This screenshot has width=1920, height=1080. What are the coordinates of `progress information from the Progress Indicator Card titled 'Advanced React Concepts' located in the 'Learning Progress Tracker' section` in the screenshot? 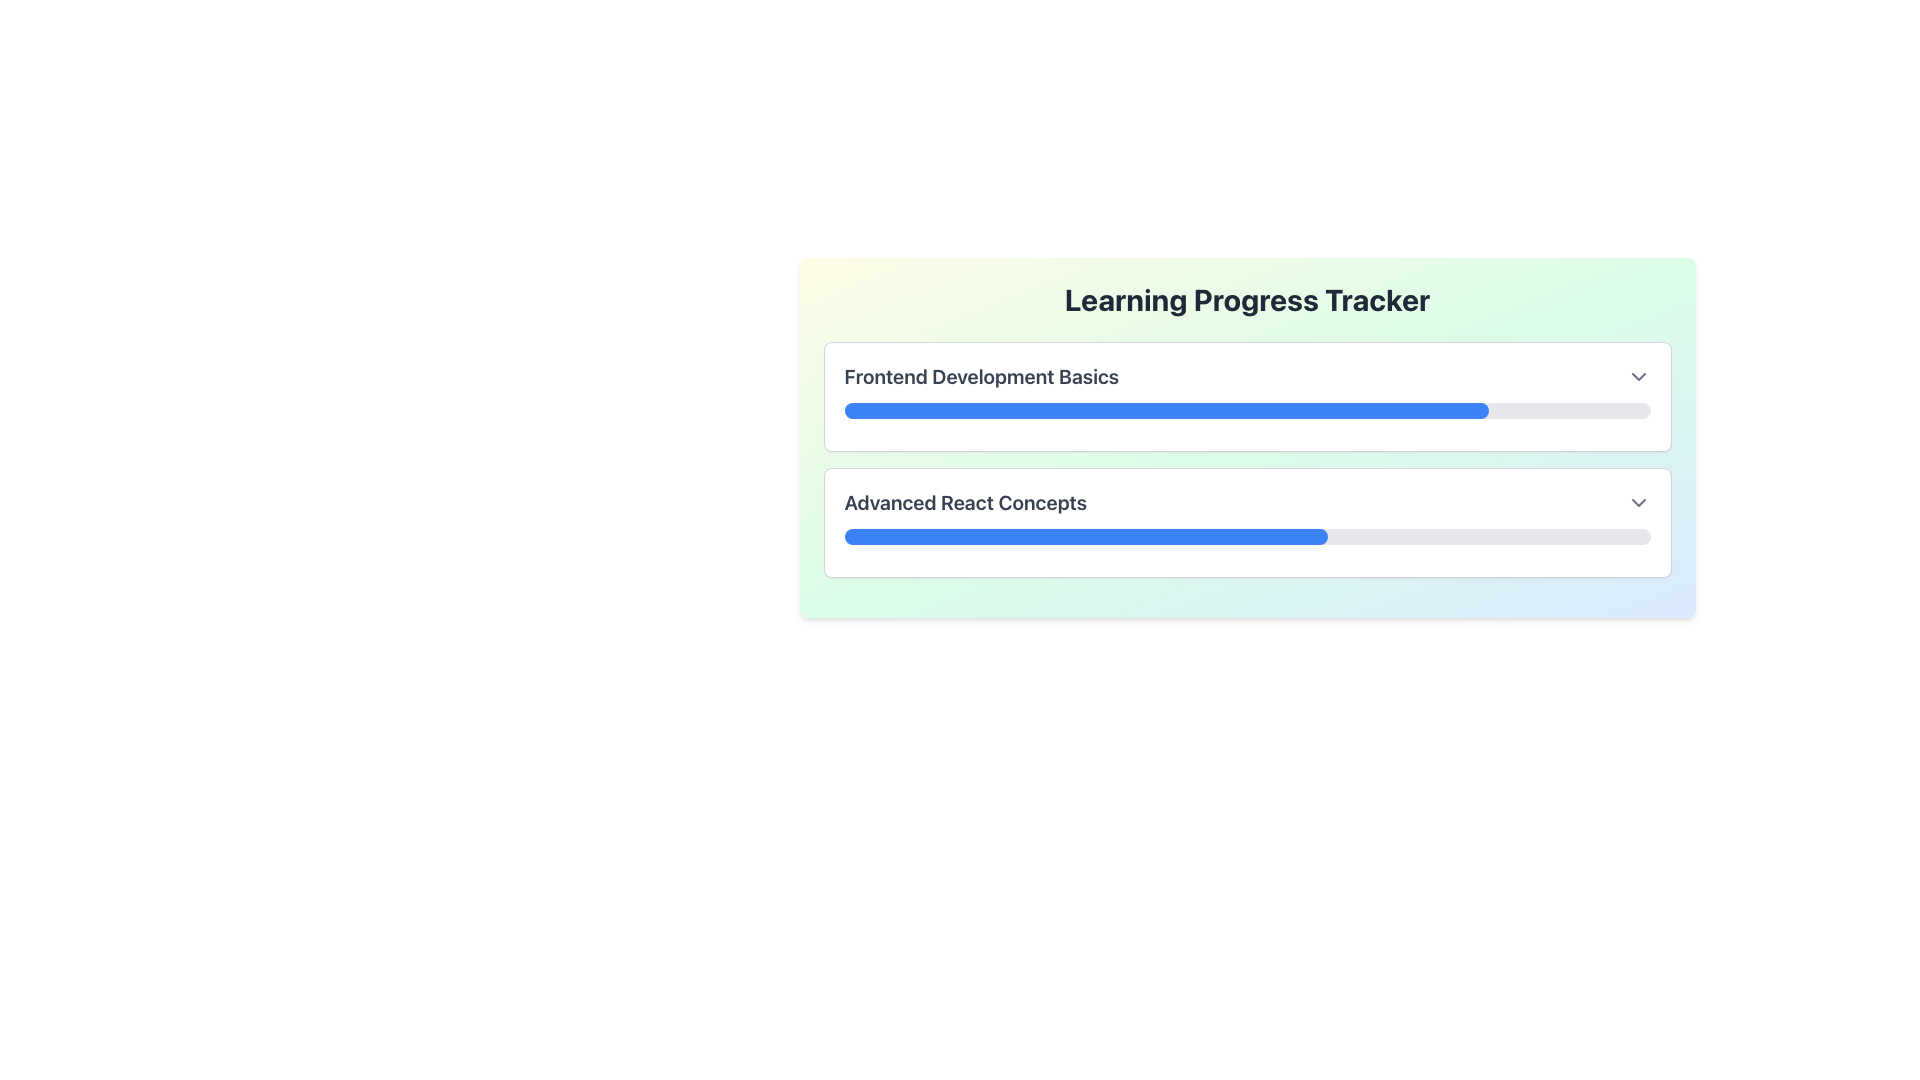 It's located at (1246, 522).